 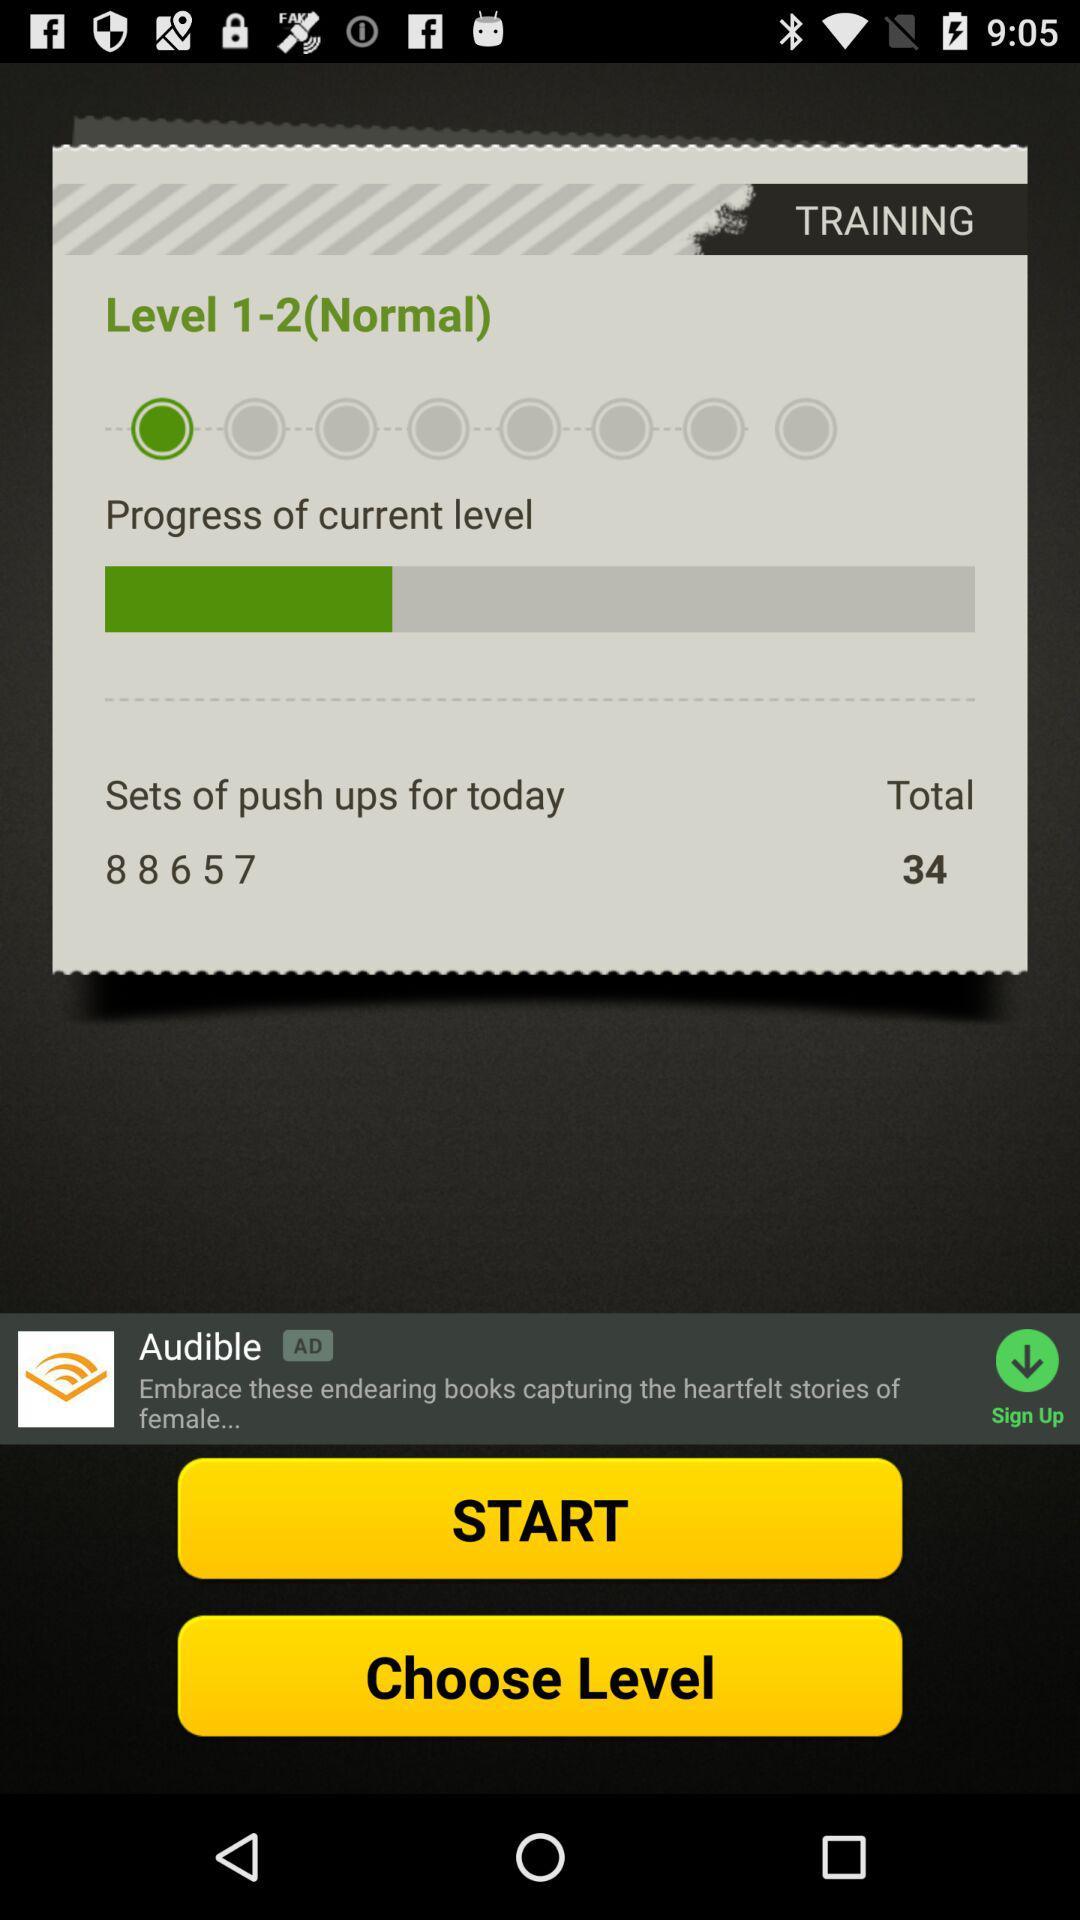 I want to click on the option choose level, so click(x=540, y=1675).